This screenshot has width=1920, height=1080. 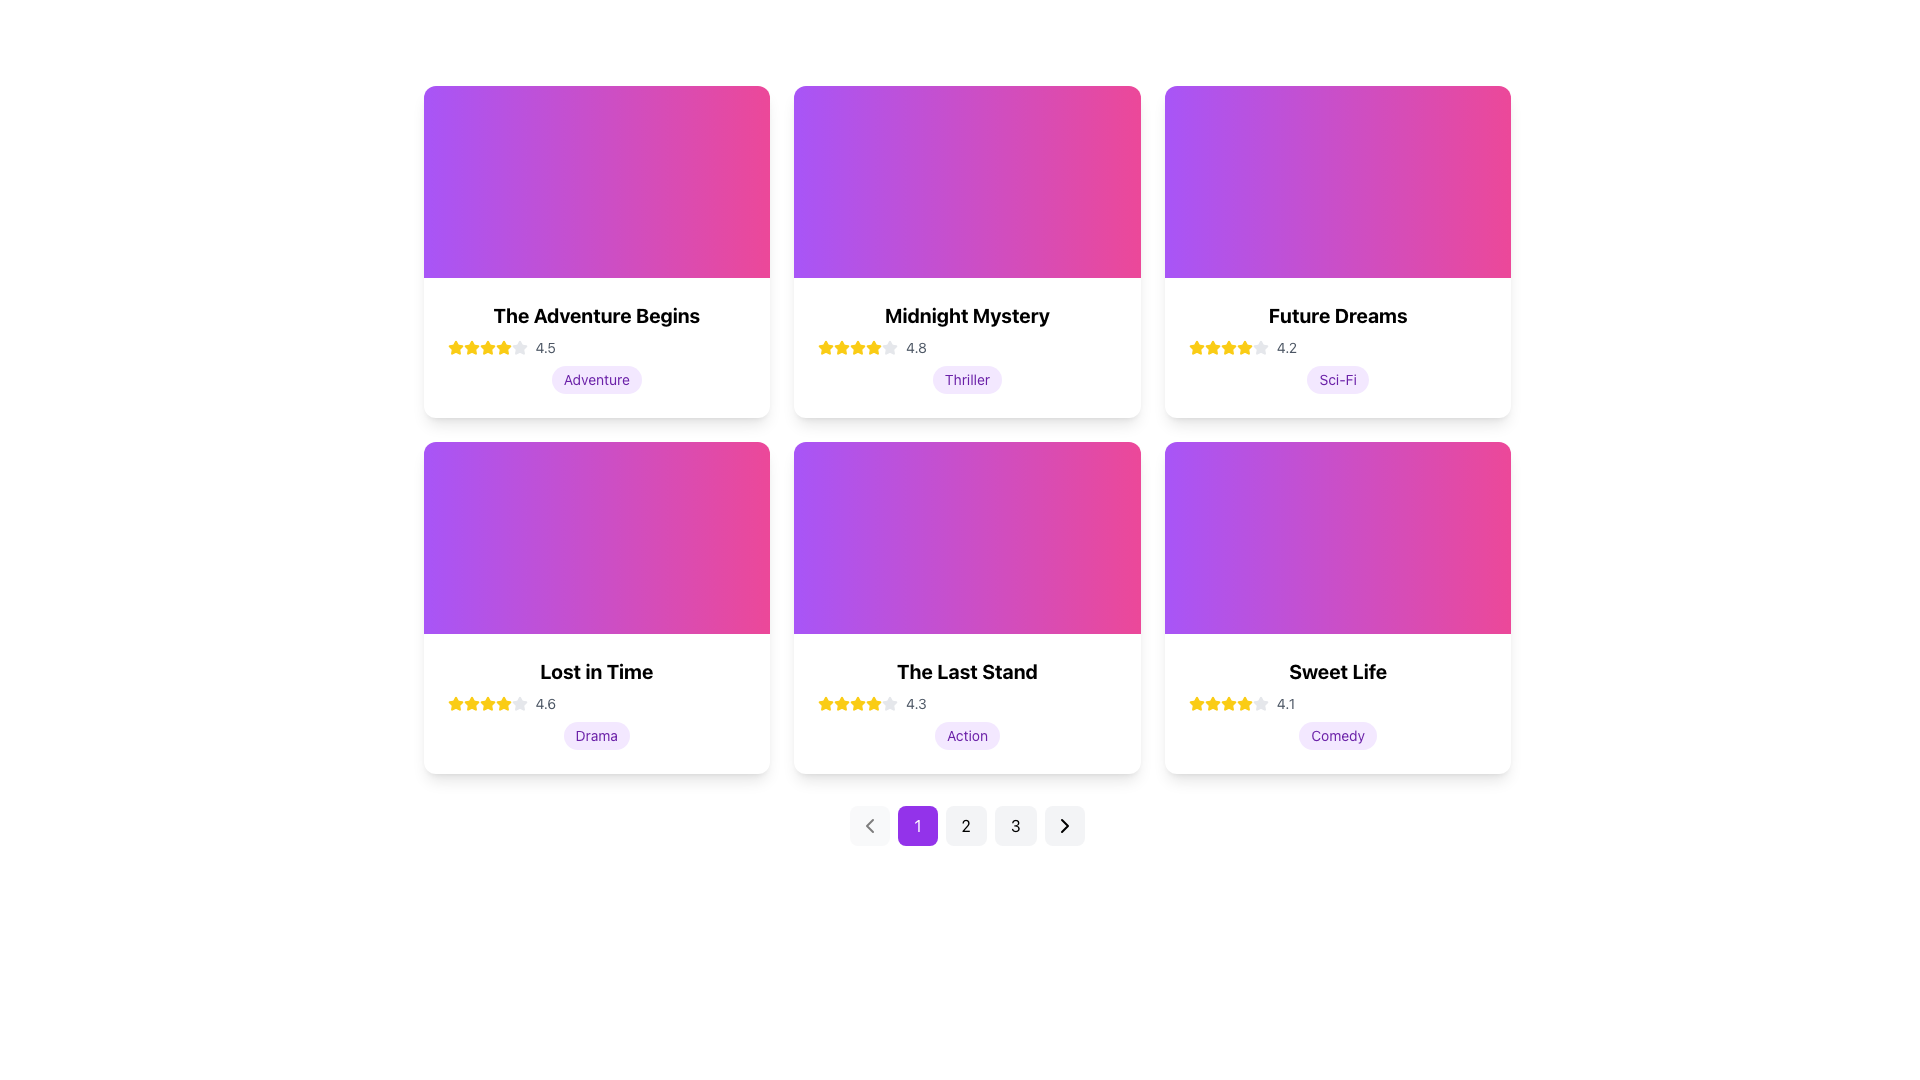 I want to click on the style or color of the third star icon in the rating component for the card titled 'Midnight Mystery', so click(x=842, y=346).